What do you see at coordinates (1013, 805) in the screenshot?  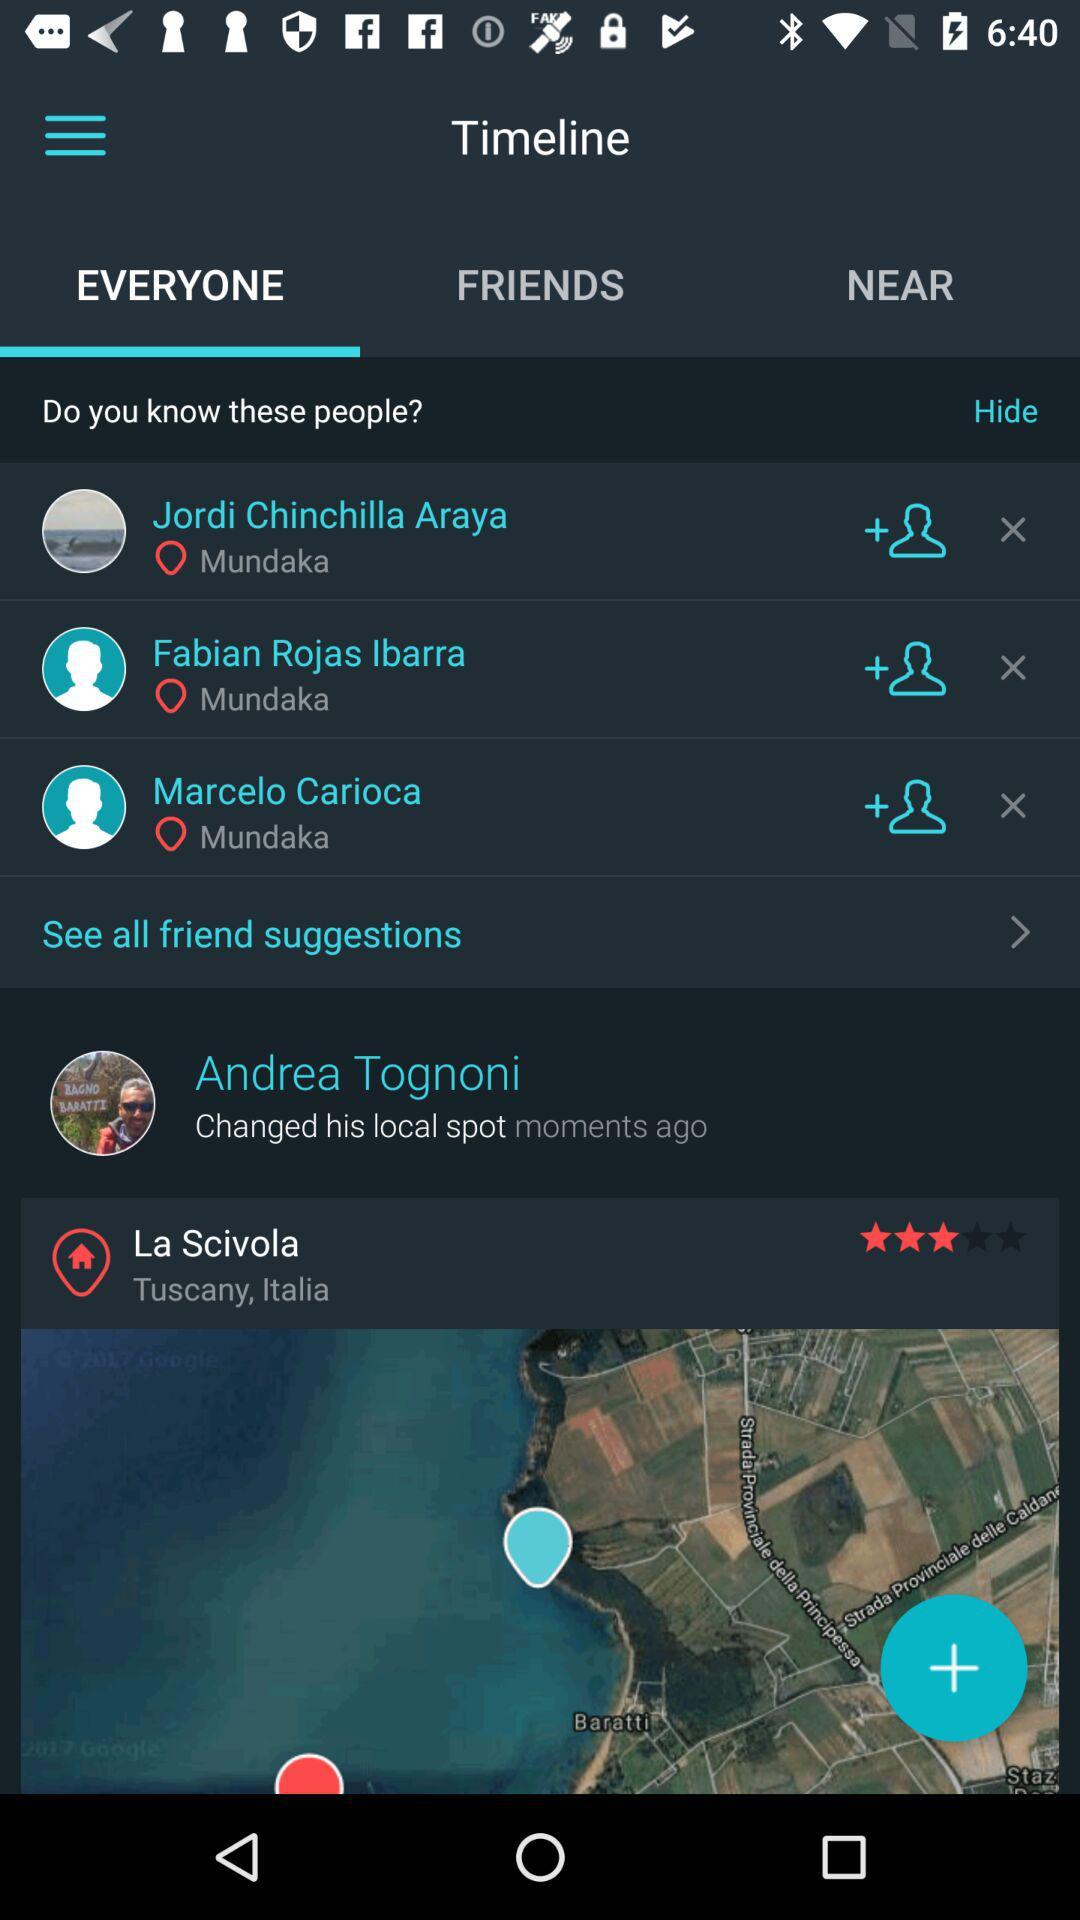 I see `remove person` at bounding box center [1013, 805].